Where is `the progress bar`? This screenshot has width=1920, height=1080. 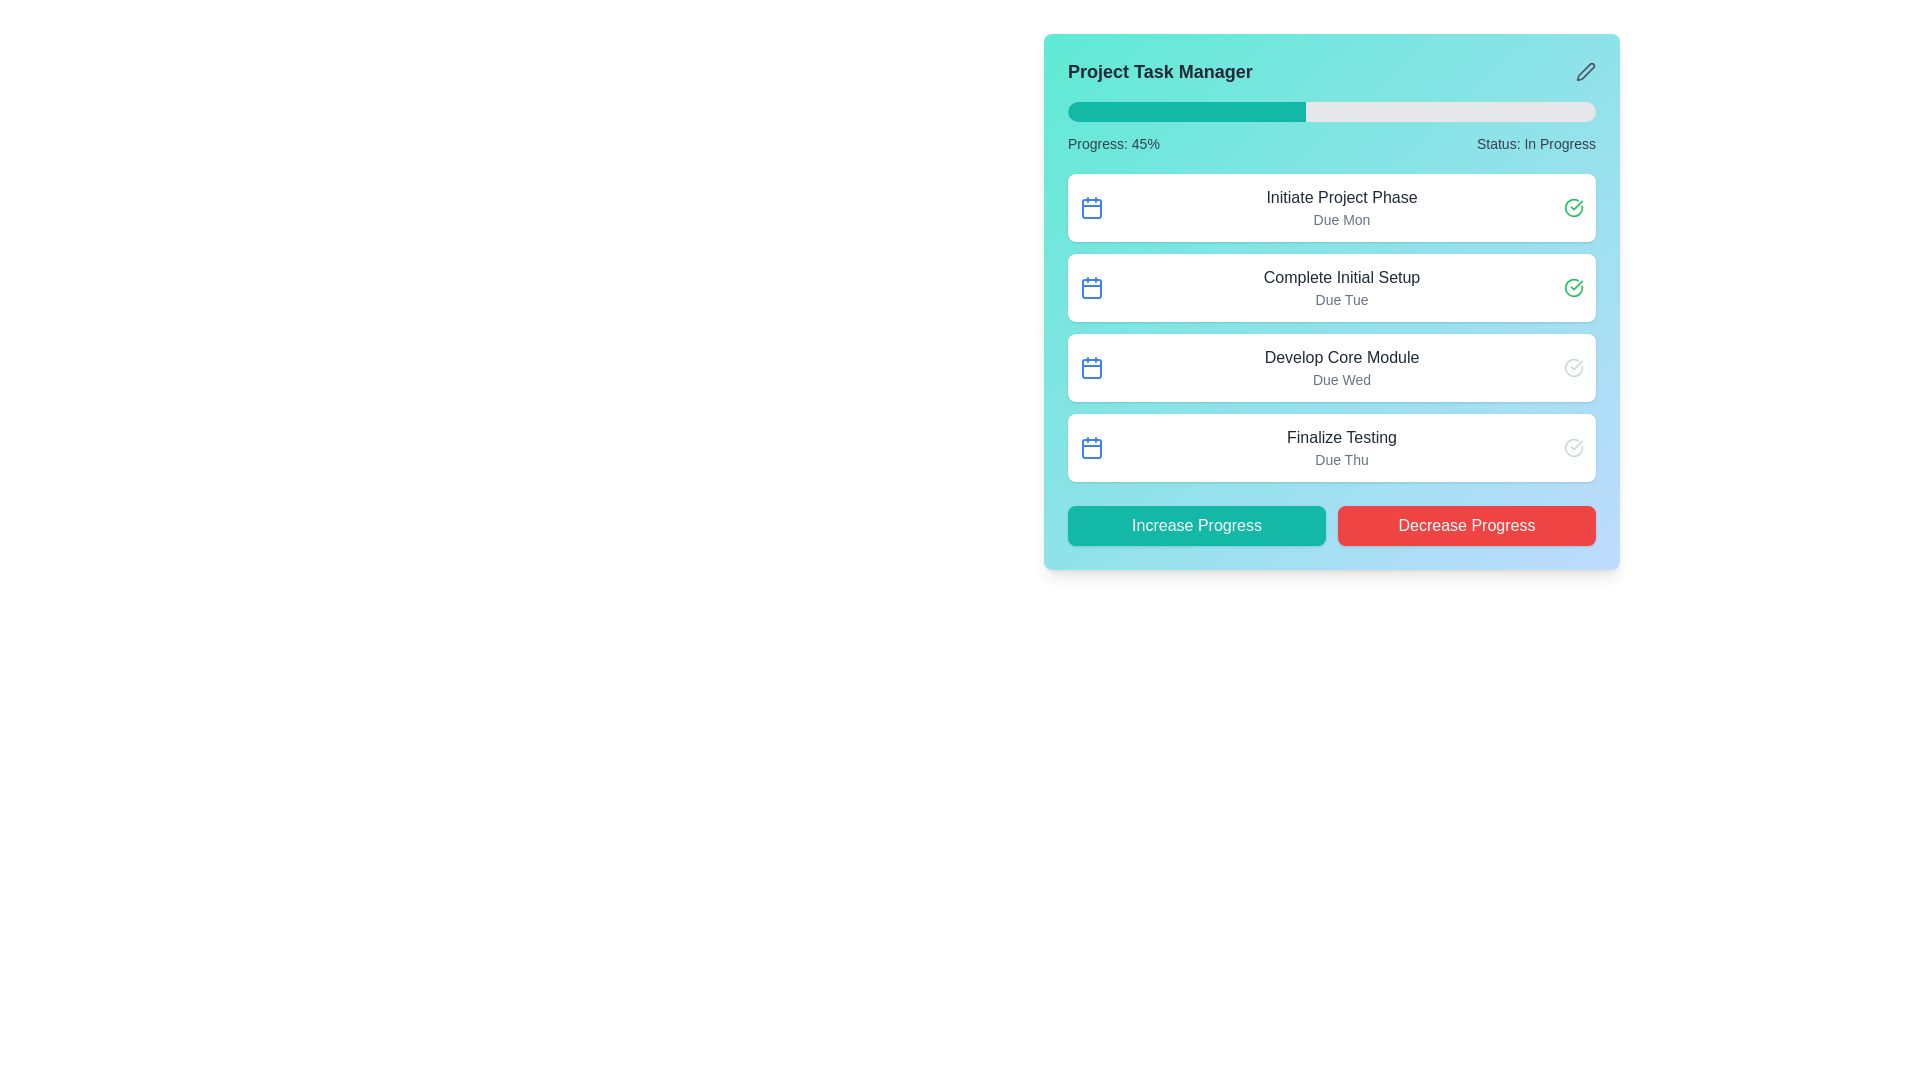 the progress bar is located at coordinates (1129, 111).